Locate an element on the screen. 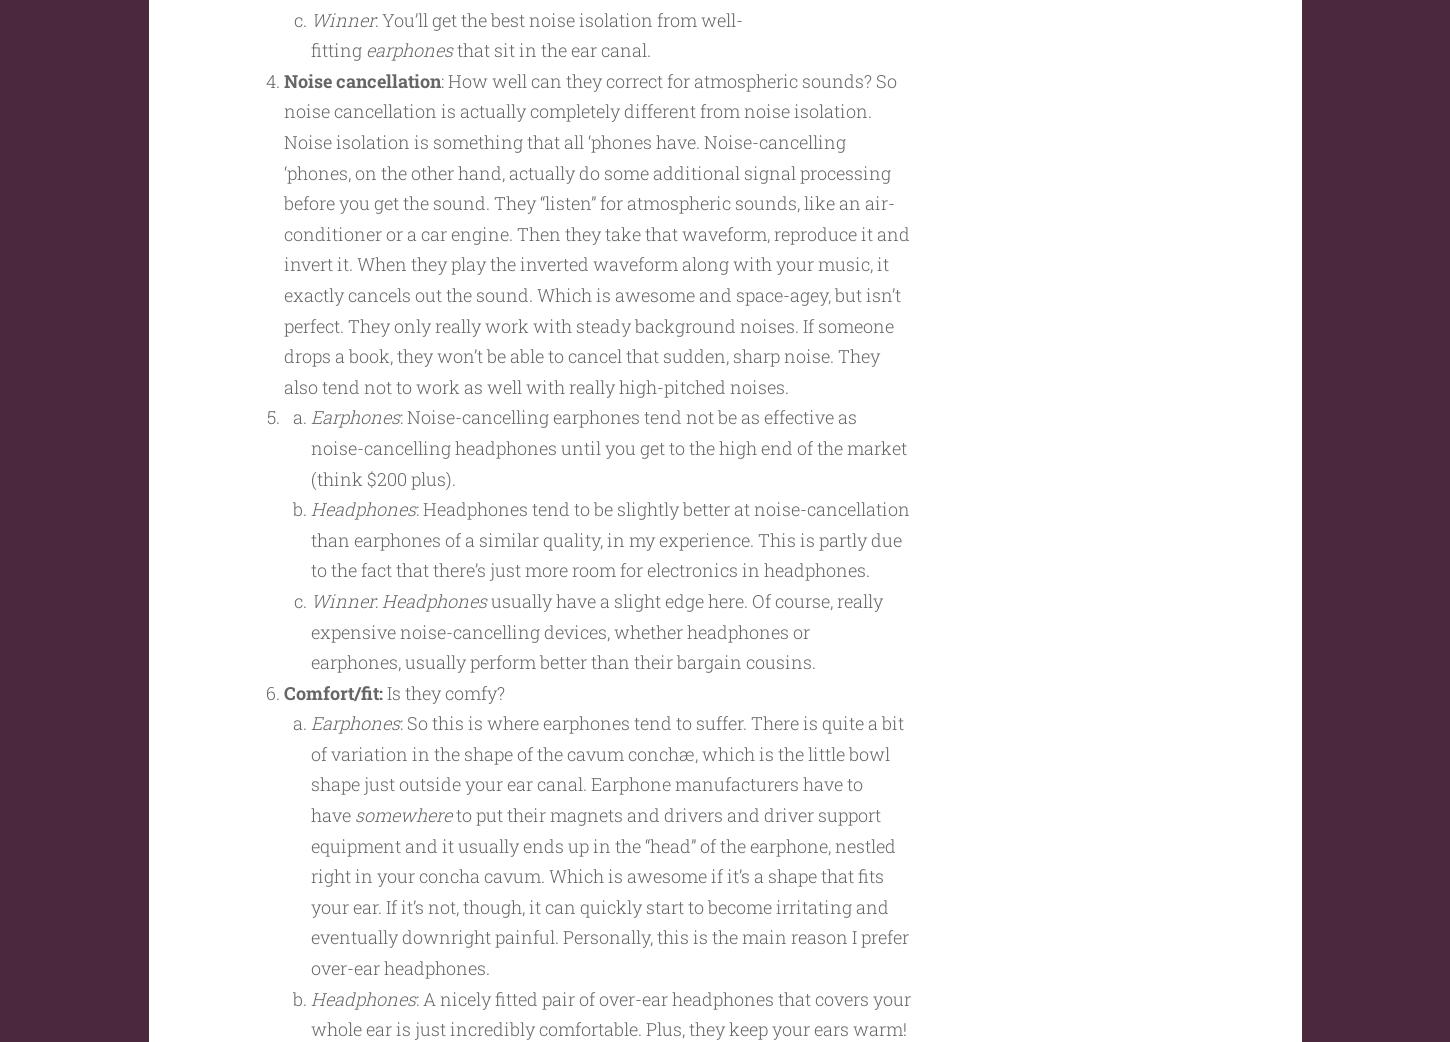  ': You’ll get the best noise isolation from well-fitting' is located at coordinates (526, 72).